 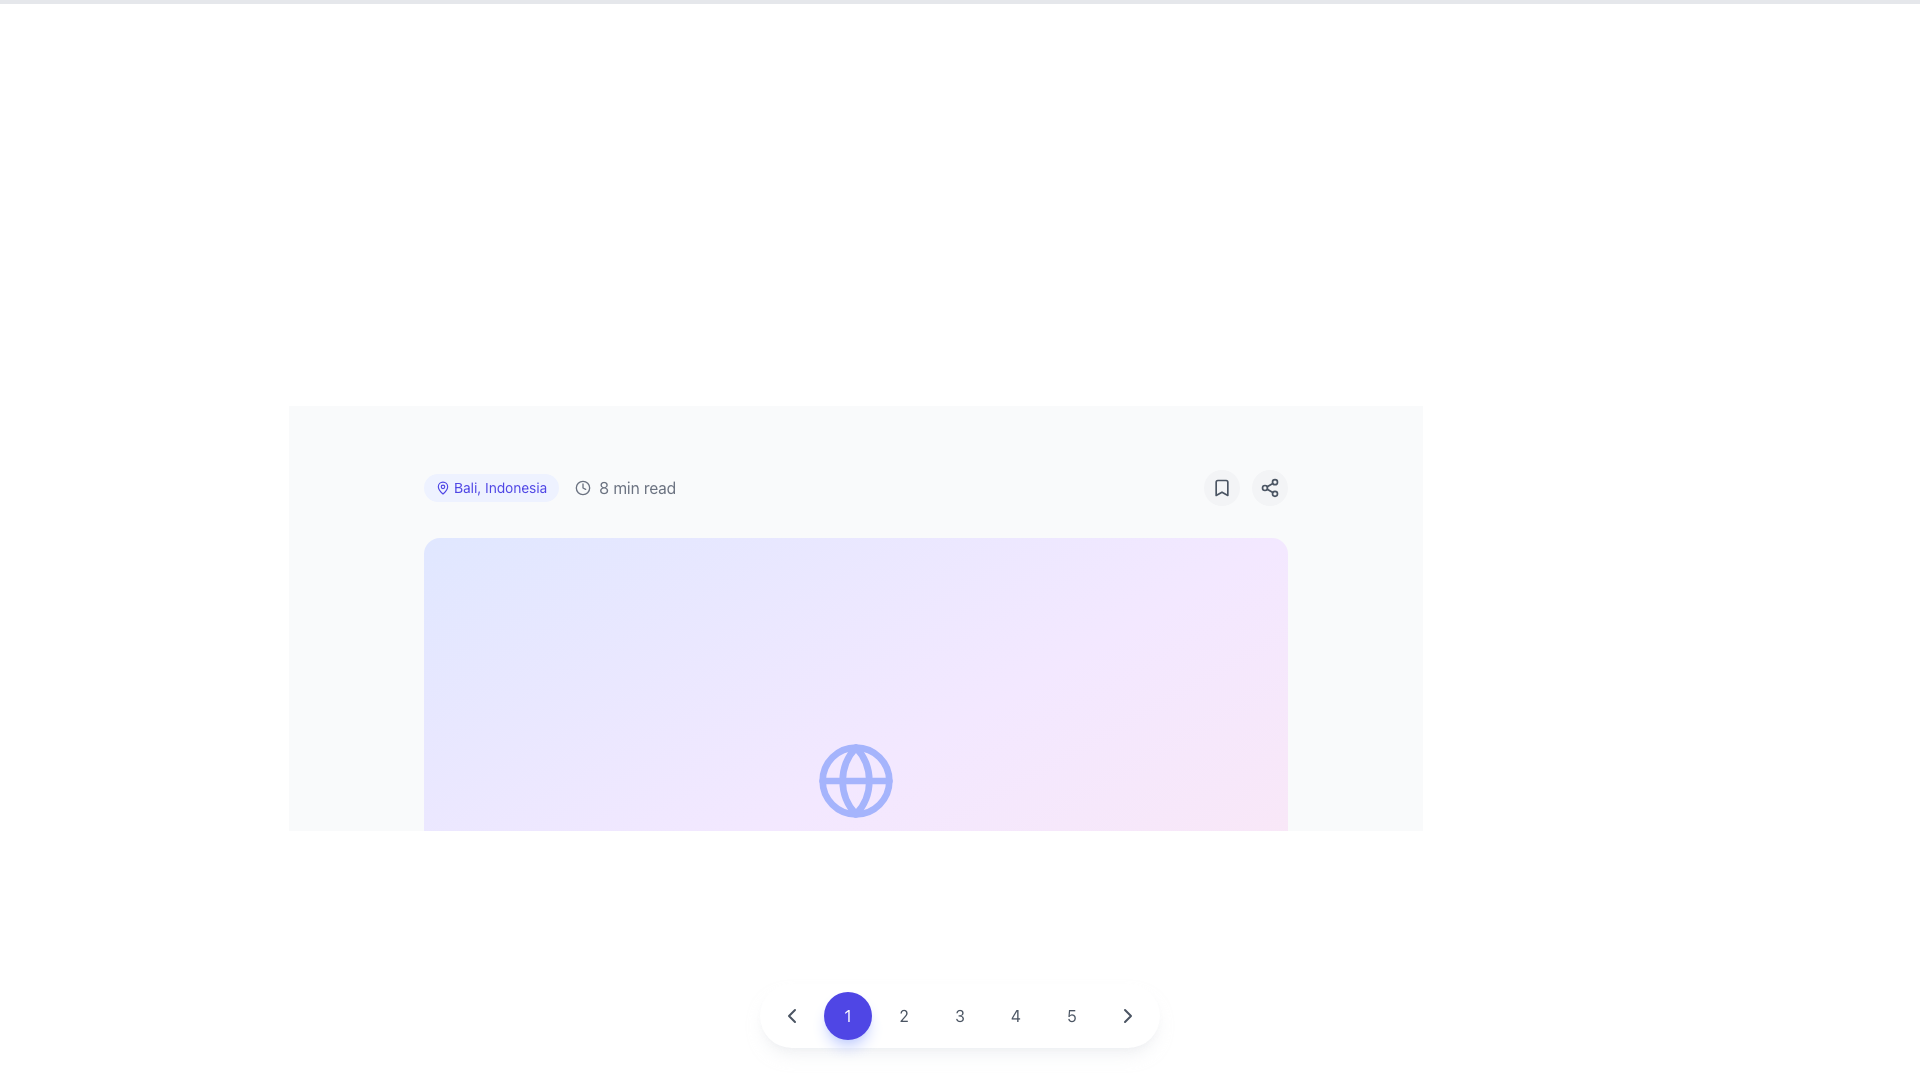 What do you see at coordinates (636, 488) in the screenshot?
I see `text label that indicates the estimated duration to read the associated content, which is located to the right of the clock icon and next to the geographic location label 'Bali, Indonesia'` at bounding box center [636, 488].